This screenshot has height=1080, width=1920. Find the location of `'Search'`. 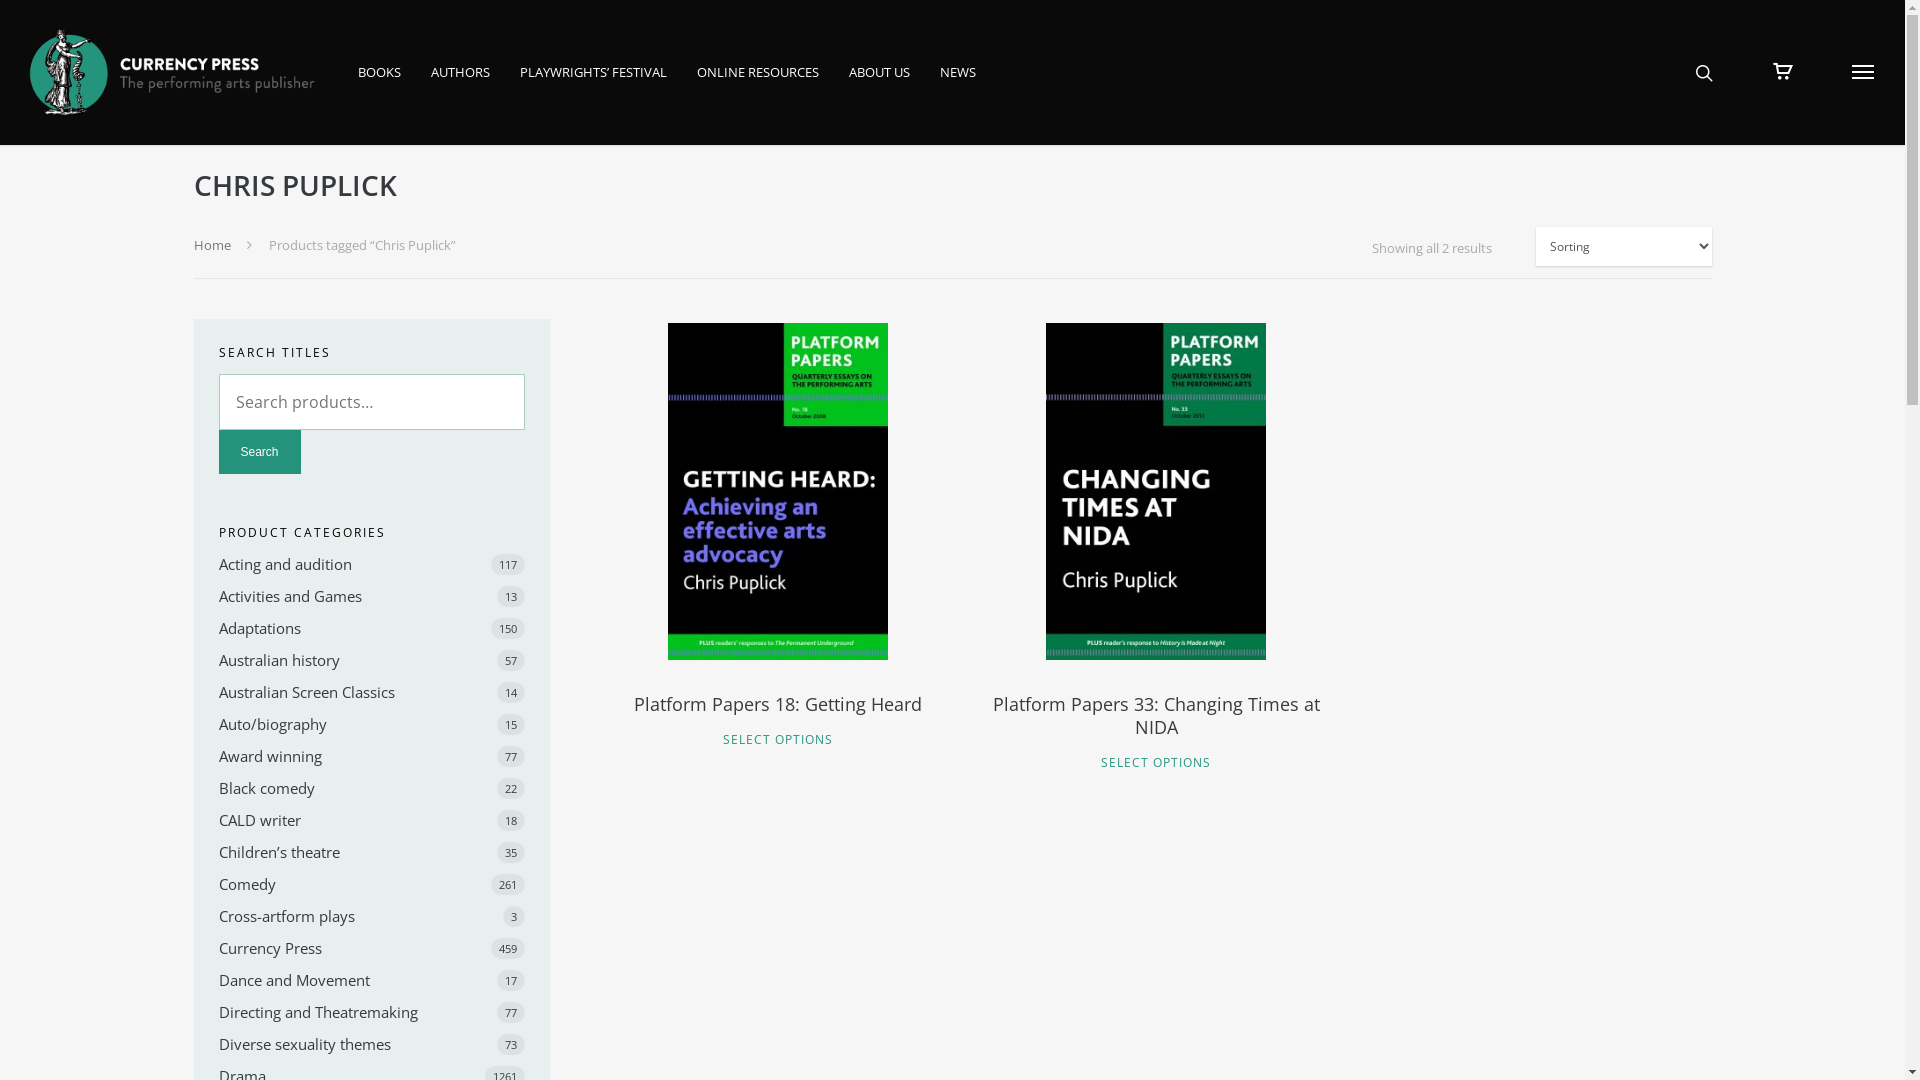

'Search' is located at coordinates (258, 451).